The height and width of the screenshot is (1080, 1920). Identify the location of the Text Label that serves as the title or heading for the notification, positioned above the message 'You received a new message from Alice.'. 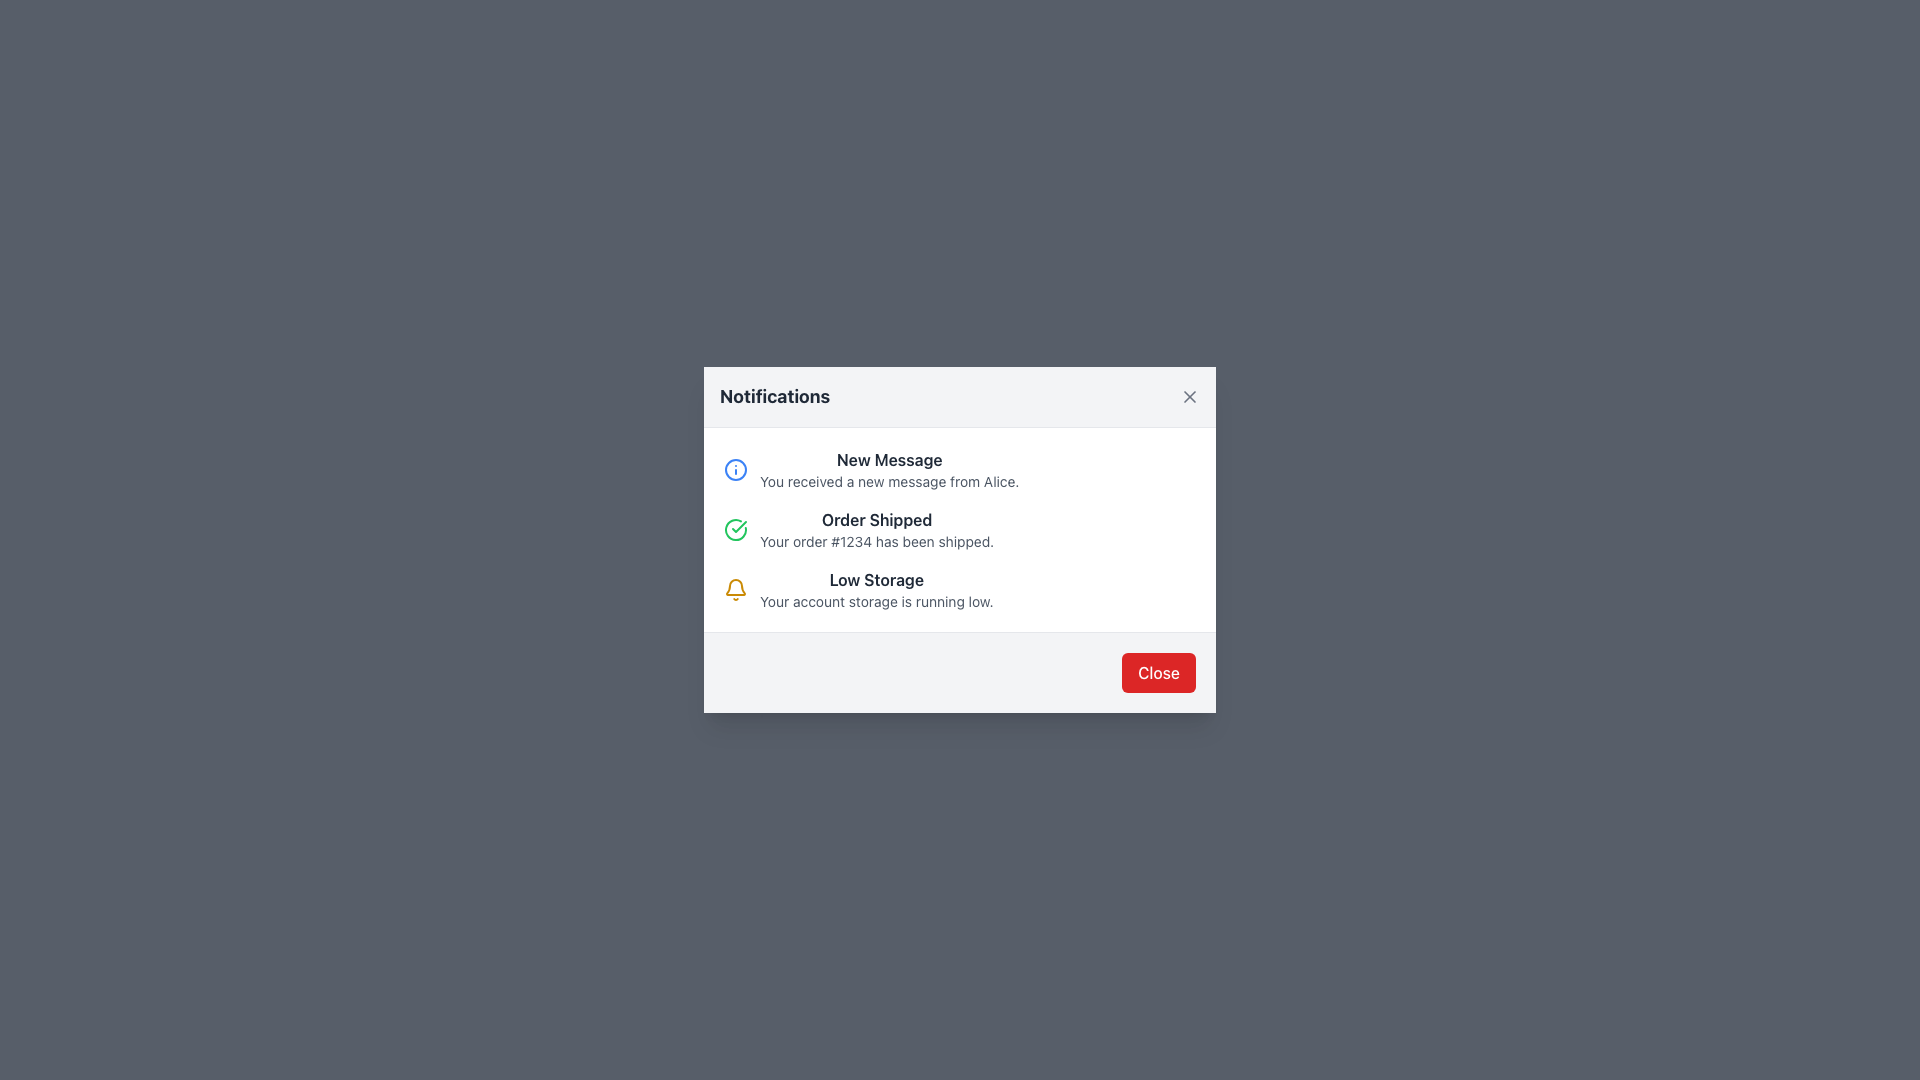
(888, 459).